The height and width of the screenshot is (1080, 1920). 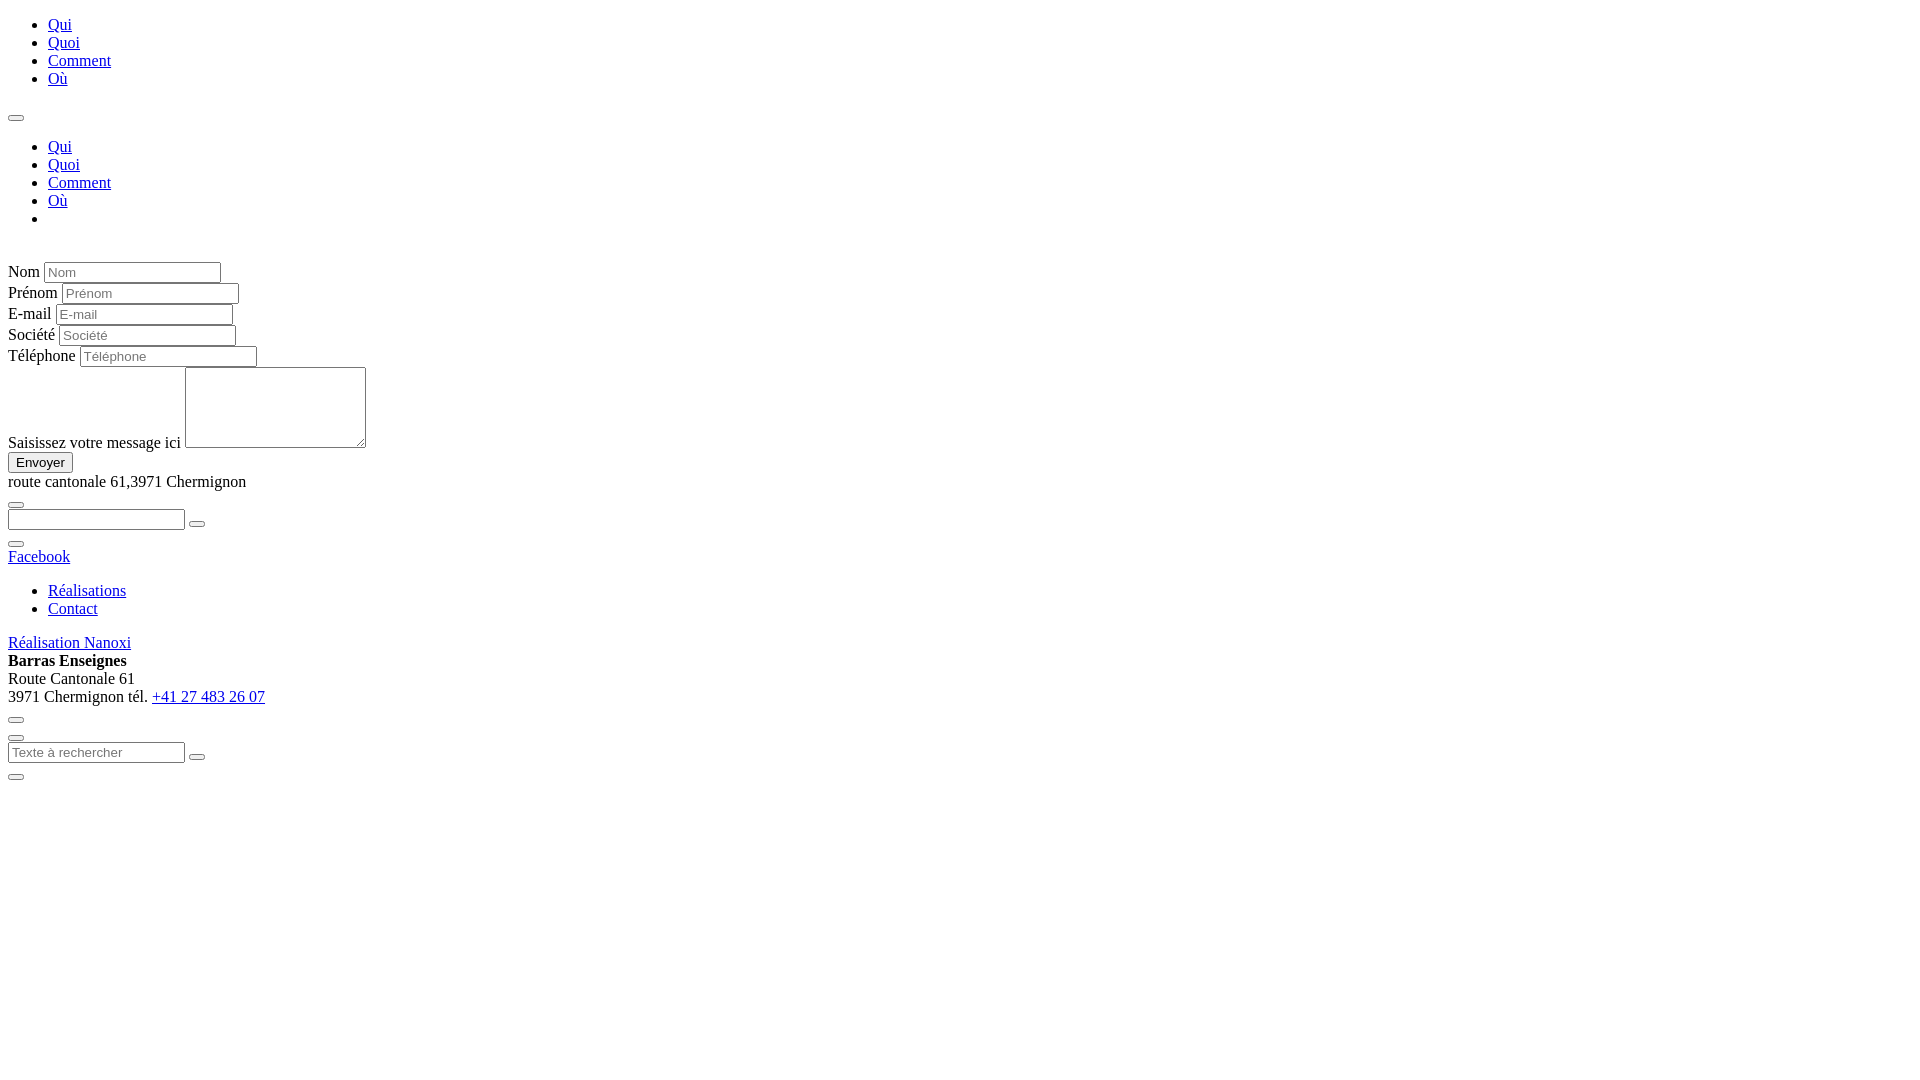 What do you see at coordinates (79, 59) in the screenshot?
I see `'Comment'` at bounding box center [79, 59].